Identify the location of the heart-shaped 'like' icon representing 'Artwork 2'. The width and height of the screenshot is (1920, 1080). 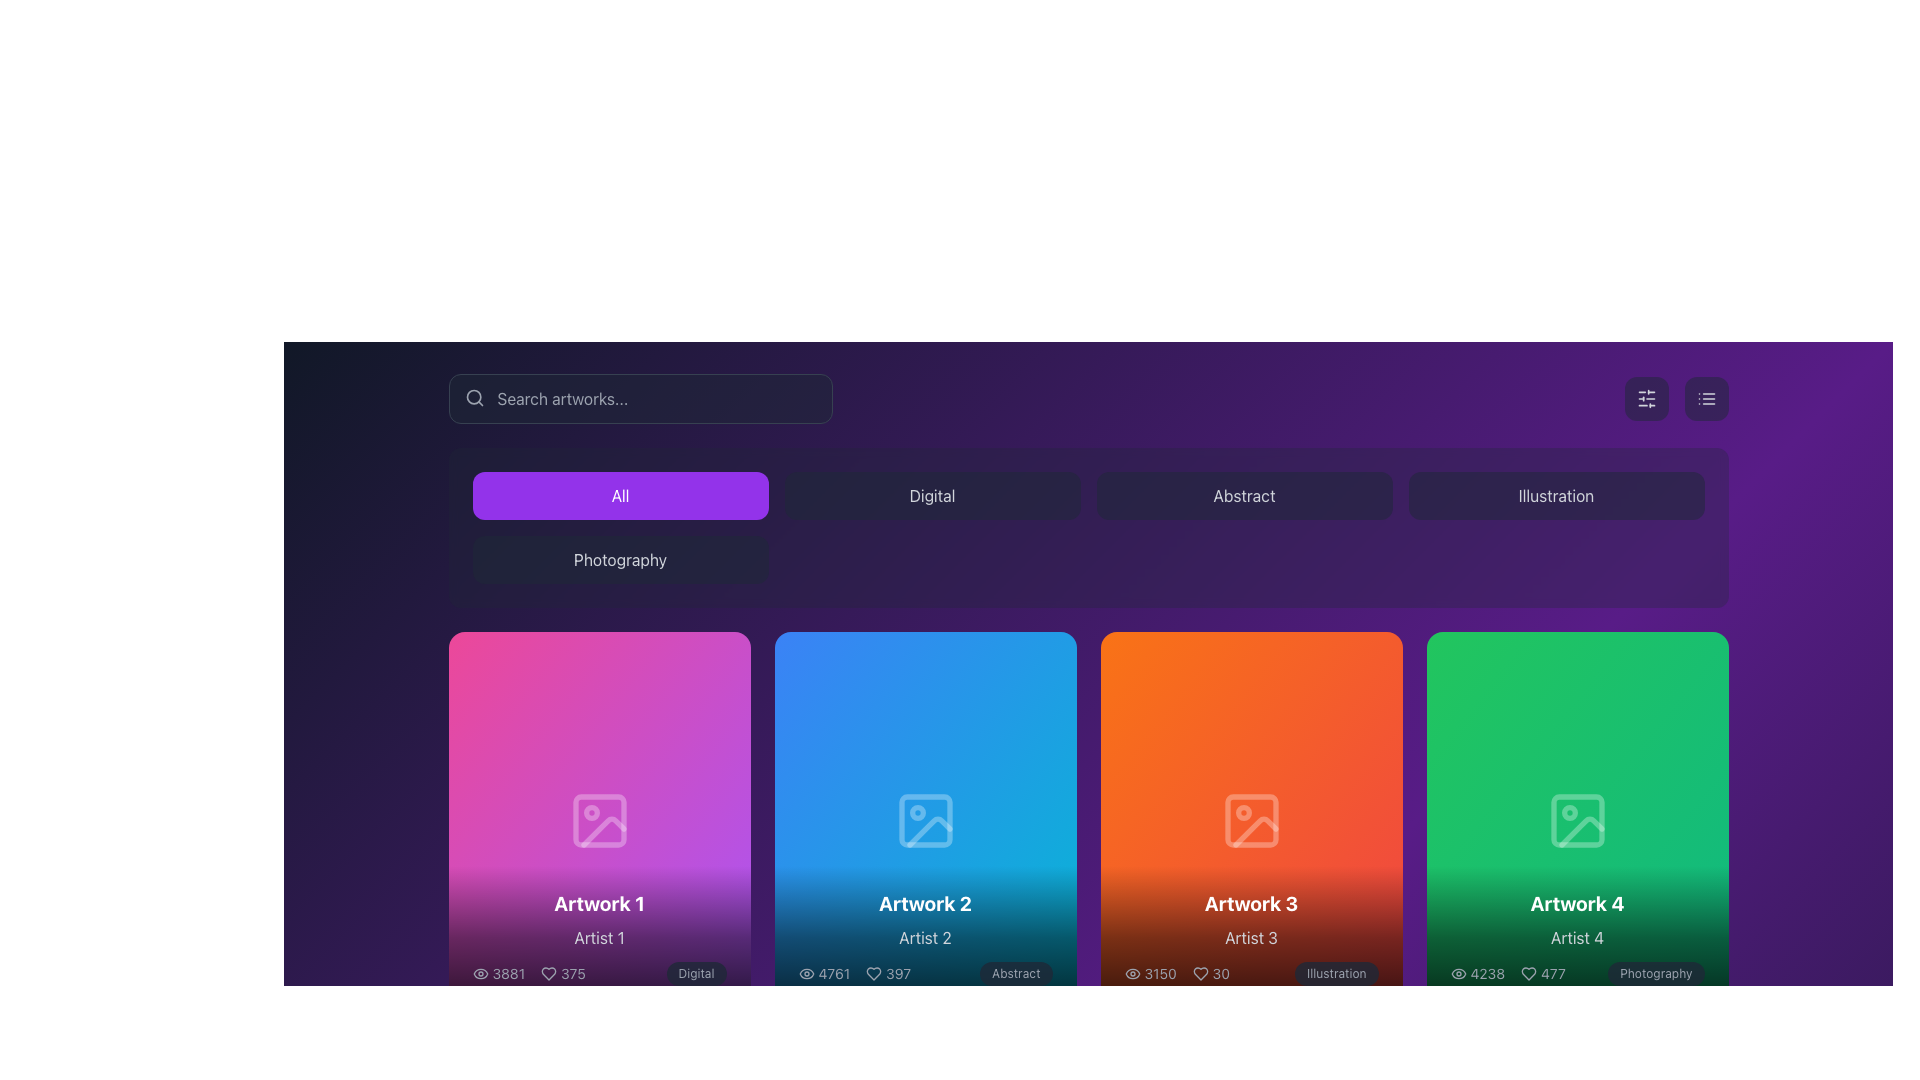
(873, 971).